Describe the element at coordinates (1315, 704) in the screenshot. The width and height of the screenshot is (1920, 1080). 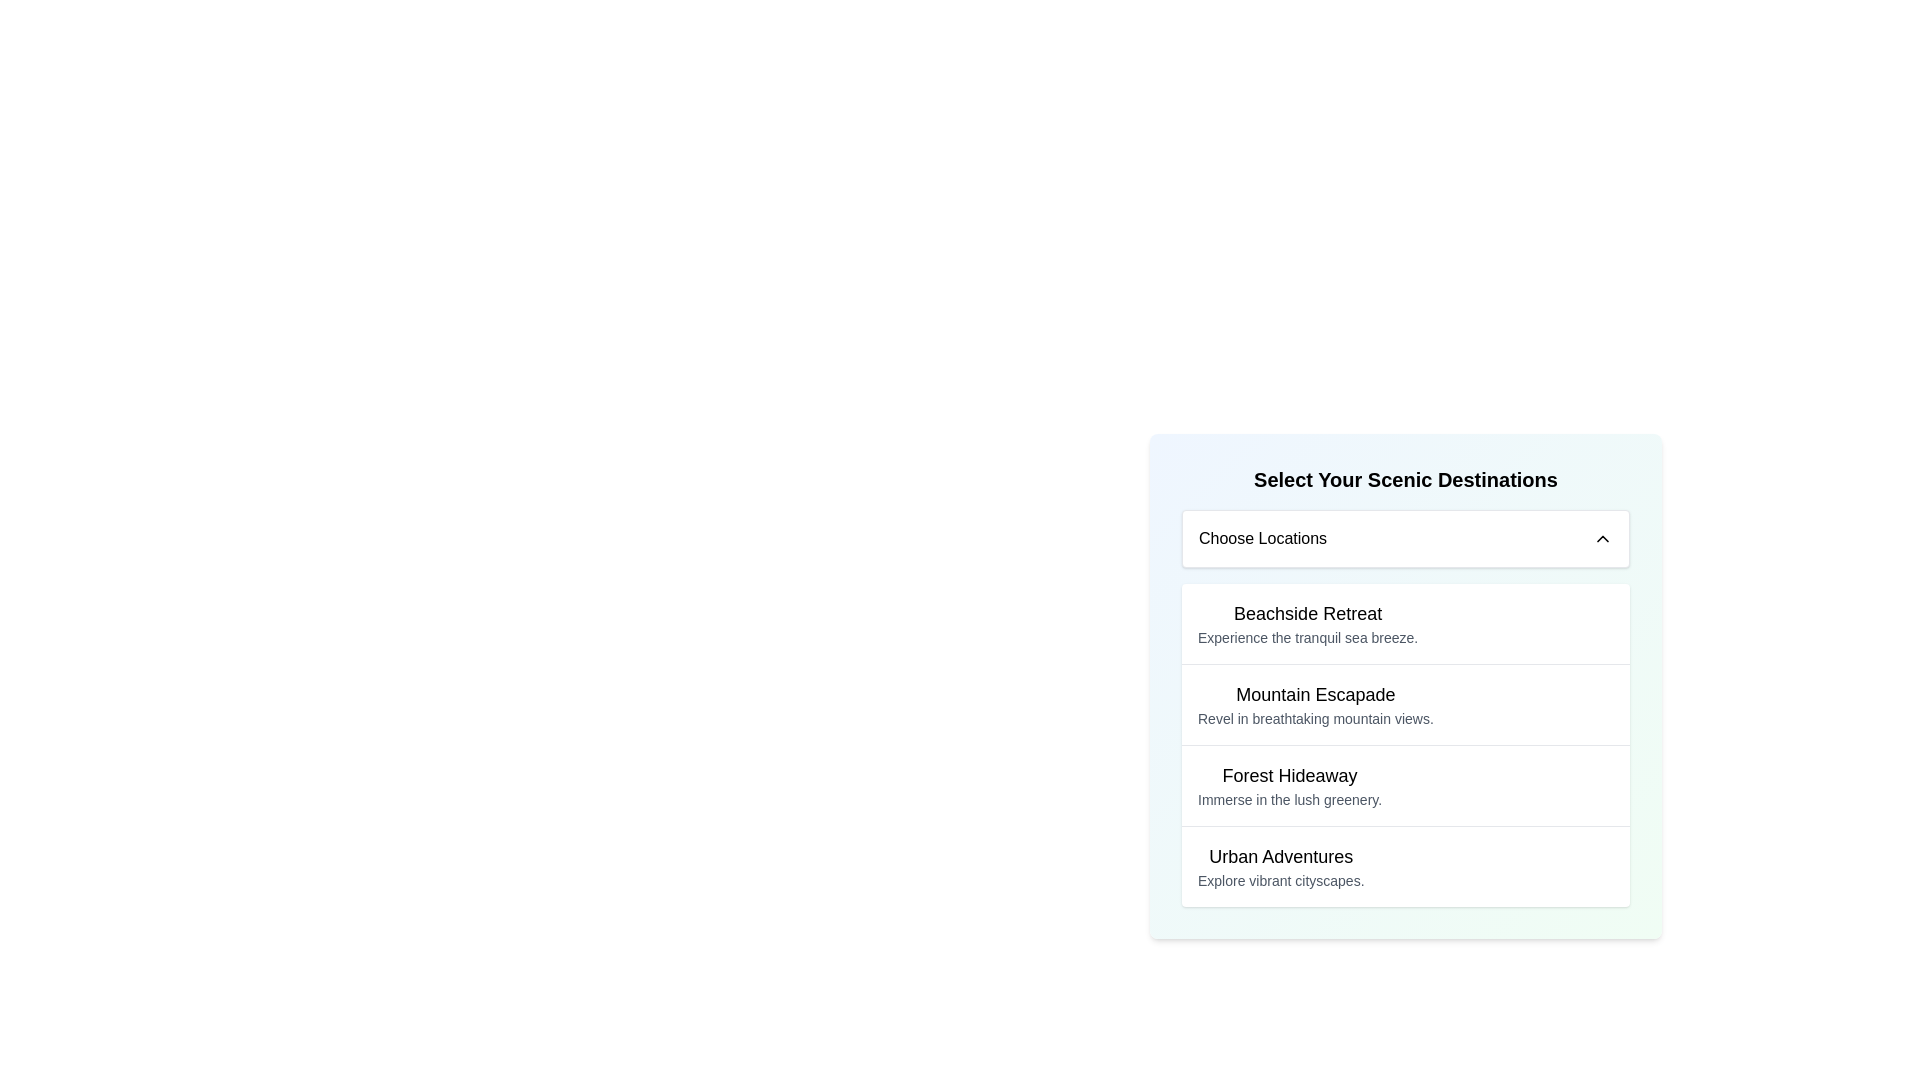
I see `the second list item in the selection list under the header 'Select Your Scenic Destinations'` at that location.